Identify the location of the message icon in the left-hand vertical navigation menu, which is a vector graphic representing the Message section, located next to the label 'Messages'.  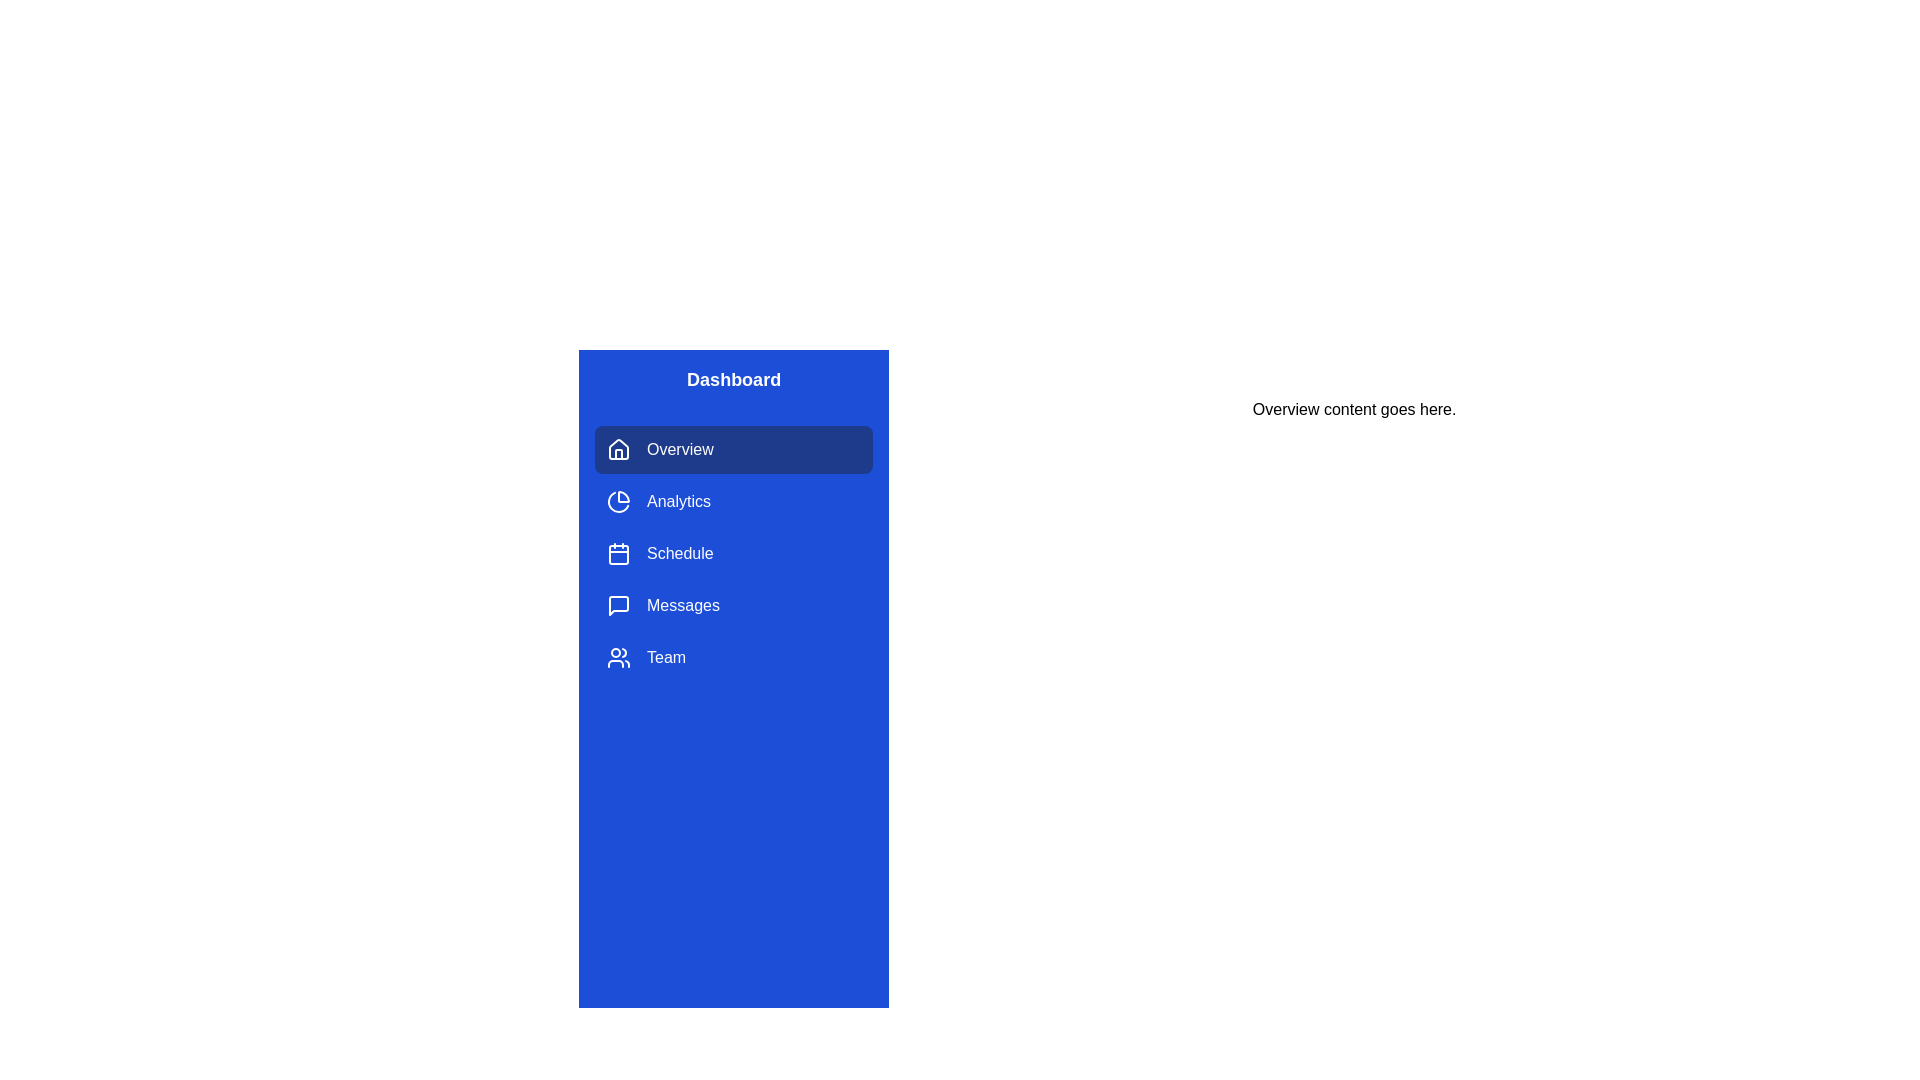
(618, 604).